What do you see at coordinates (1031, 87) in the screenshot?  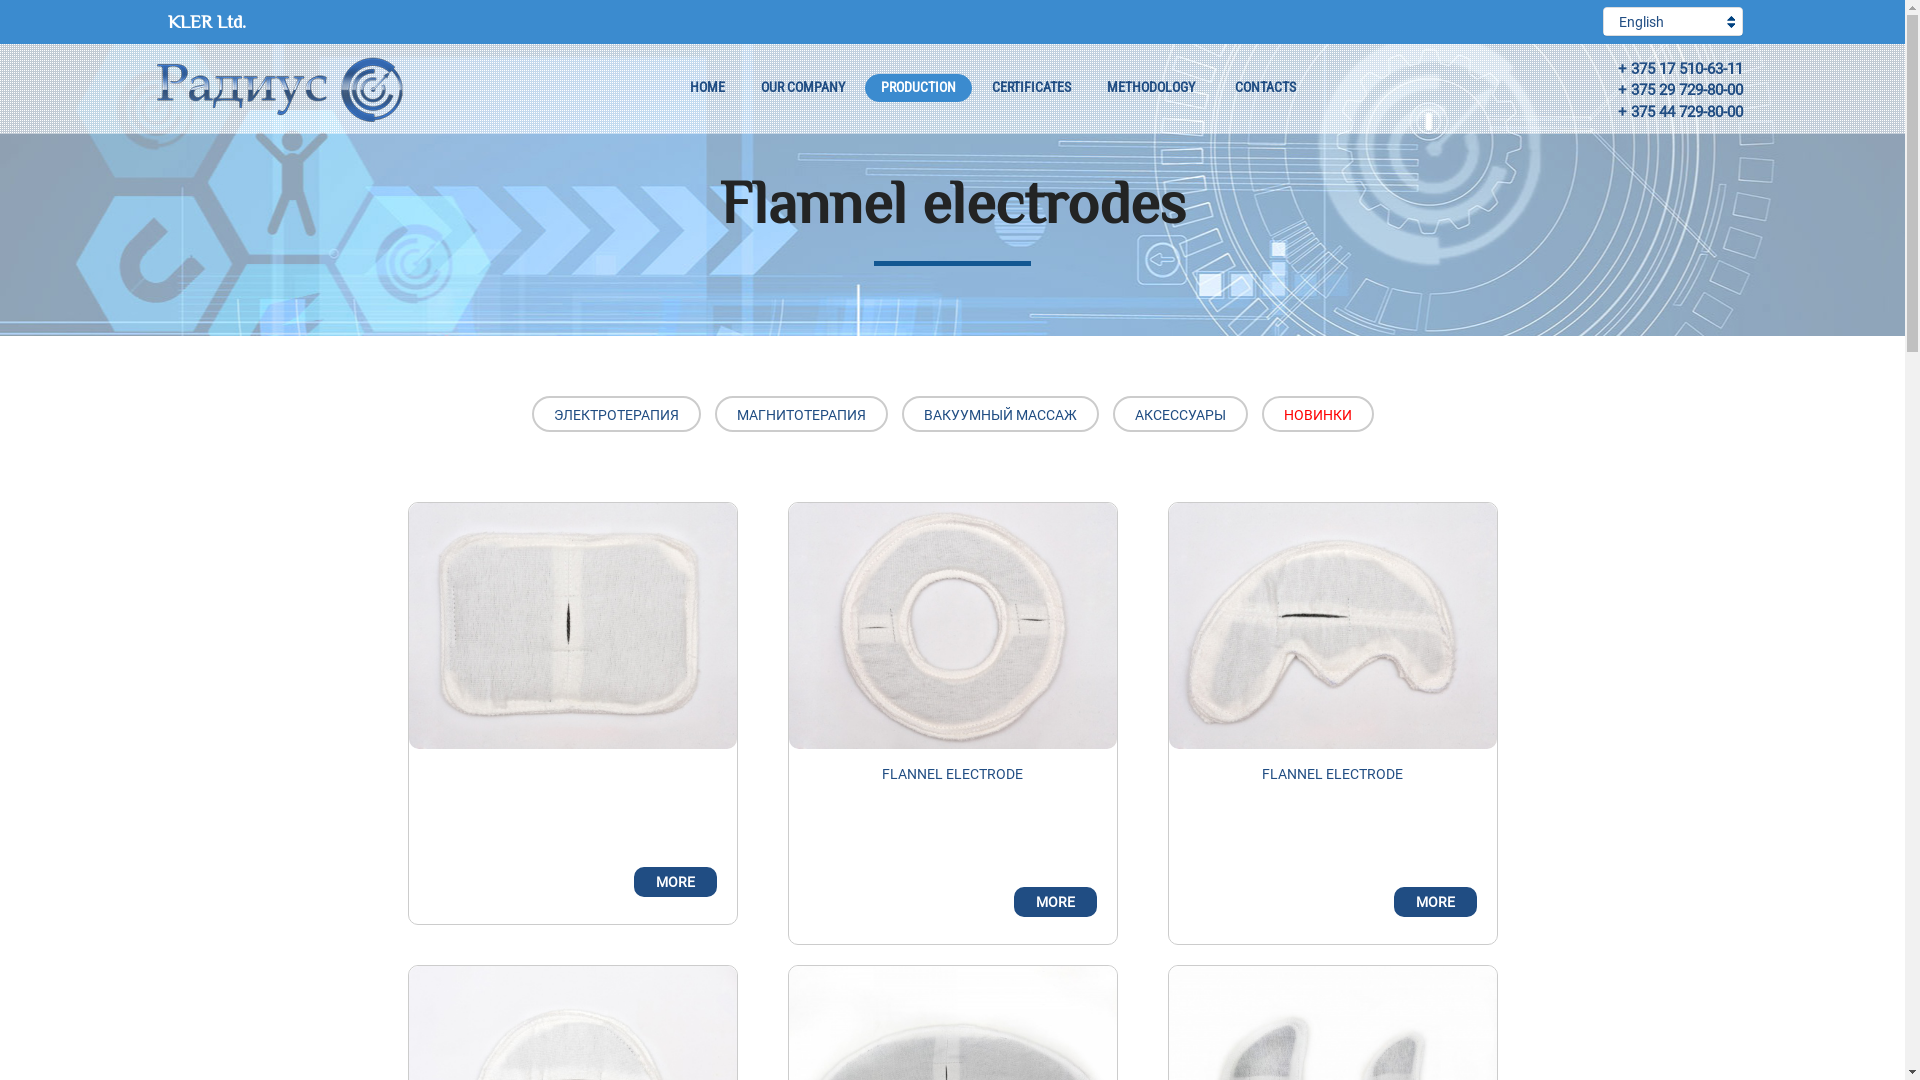 I see `'CERTIFICATES'` at bounding box center [1031, 87].